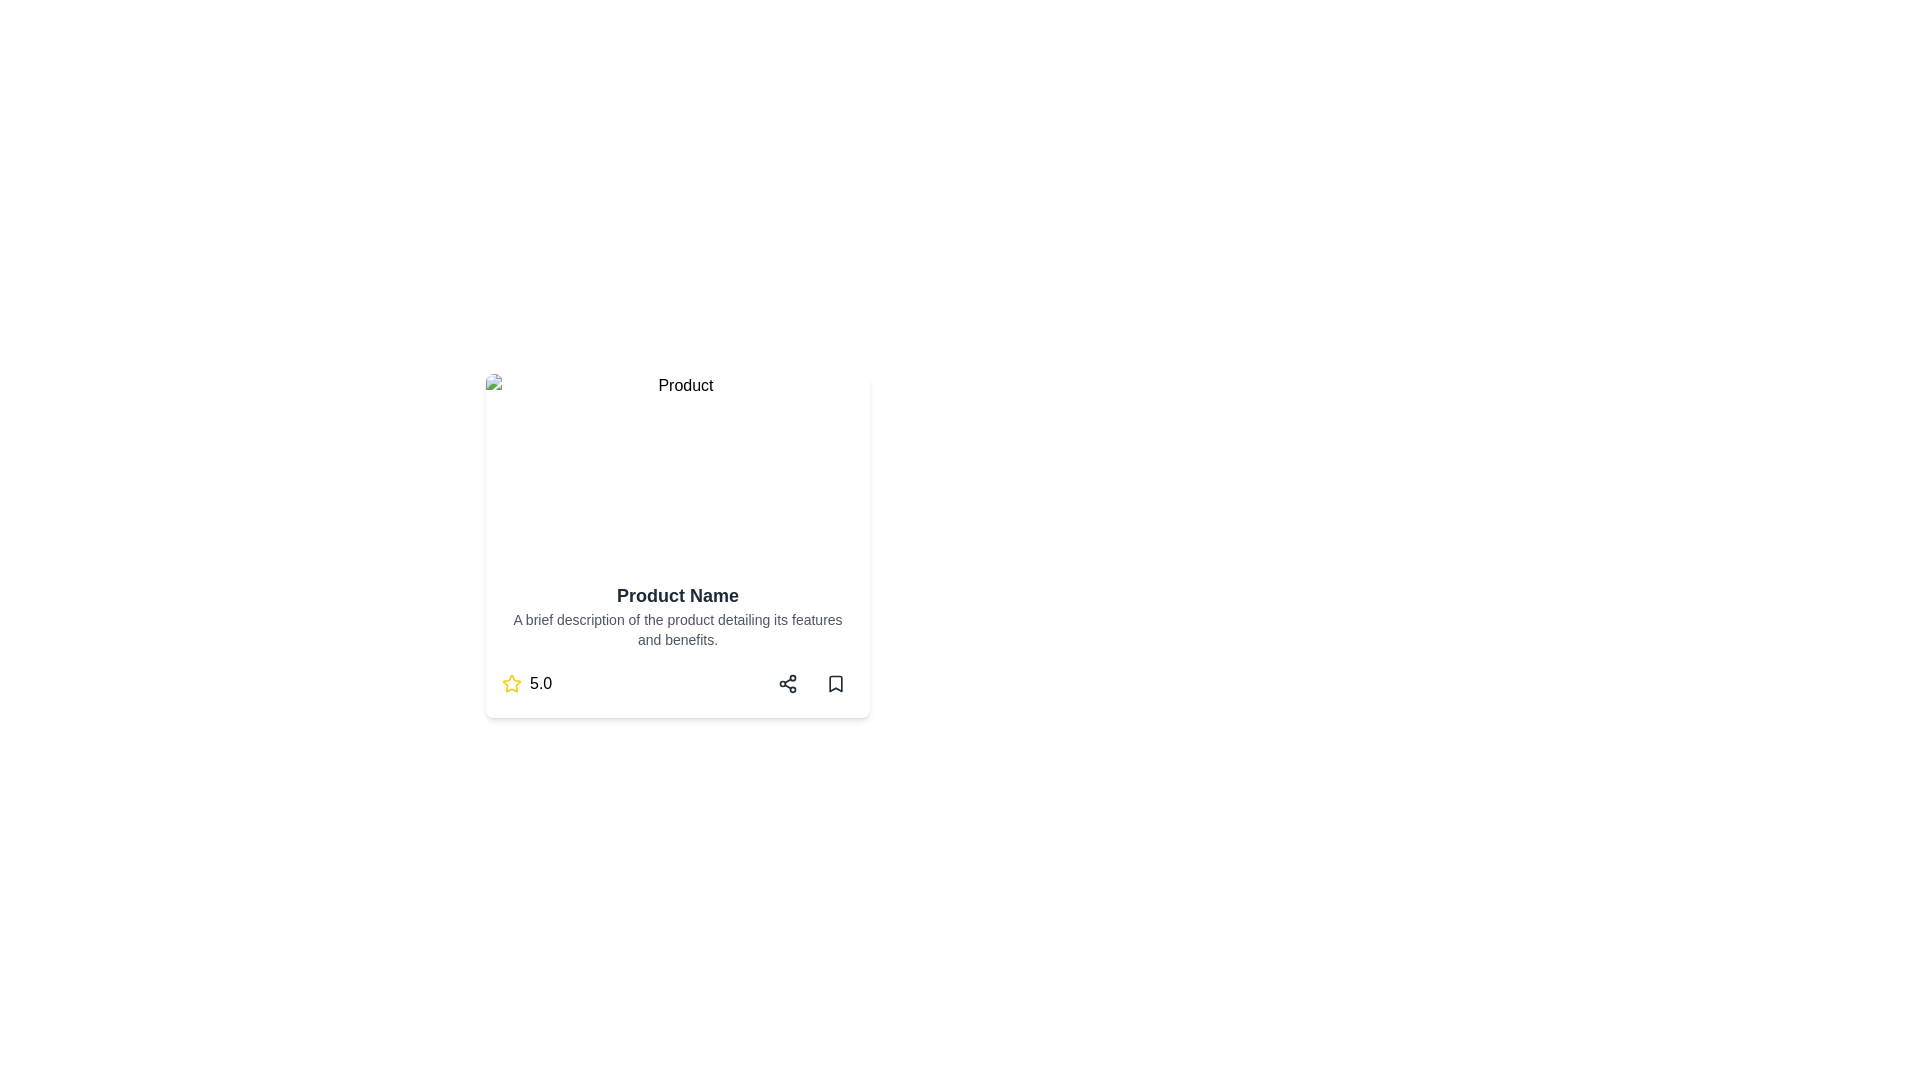  What do you see at coordinates (677, 641) in the screenshot?
I see `product information provided in the Textual Description Box located at the bottom of the card layout, below the image section` at bounding box center [677, 641].